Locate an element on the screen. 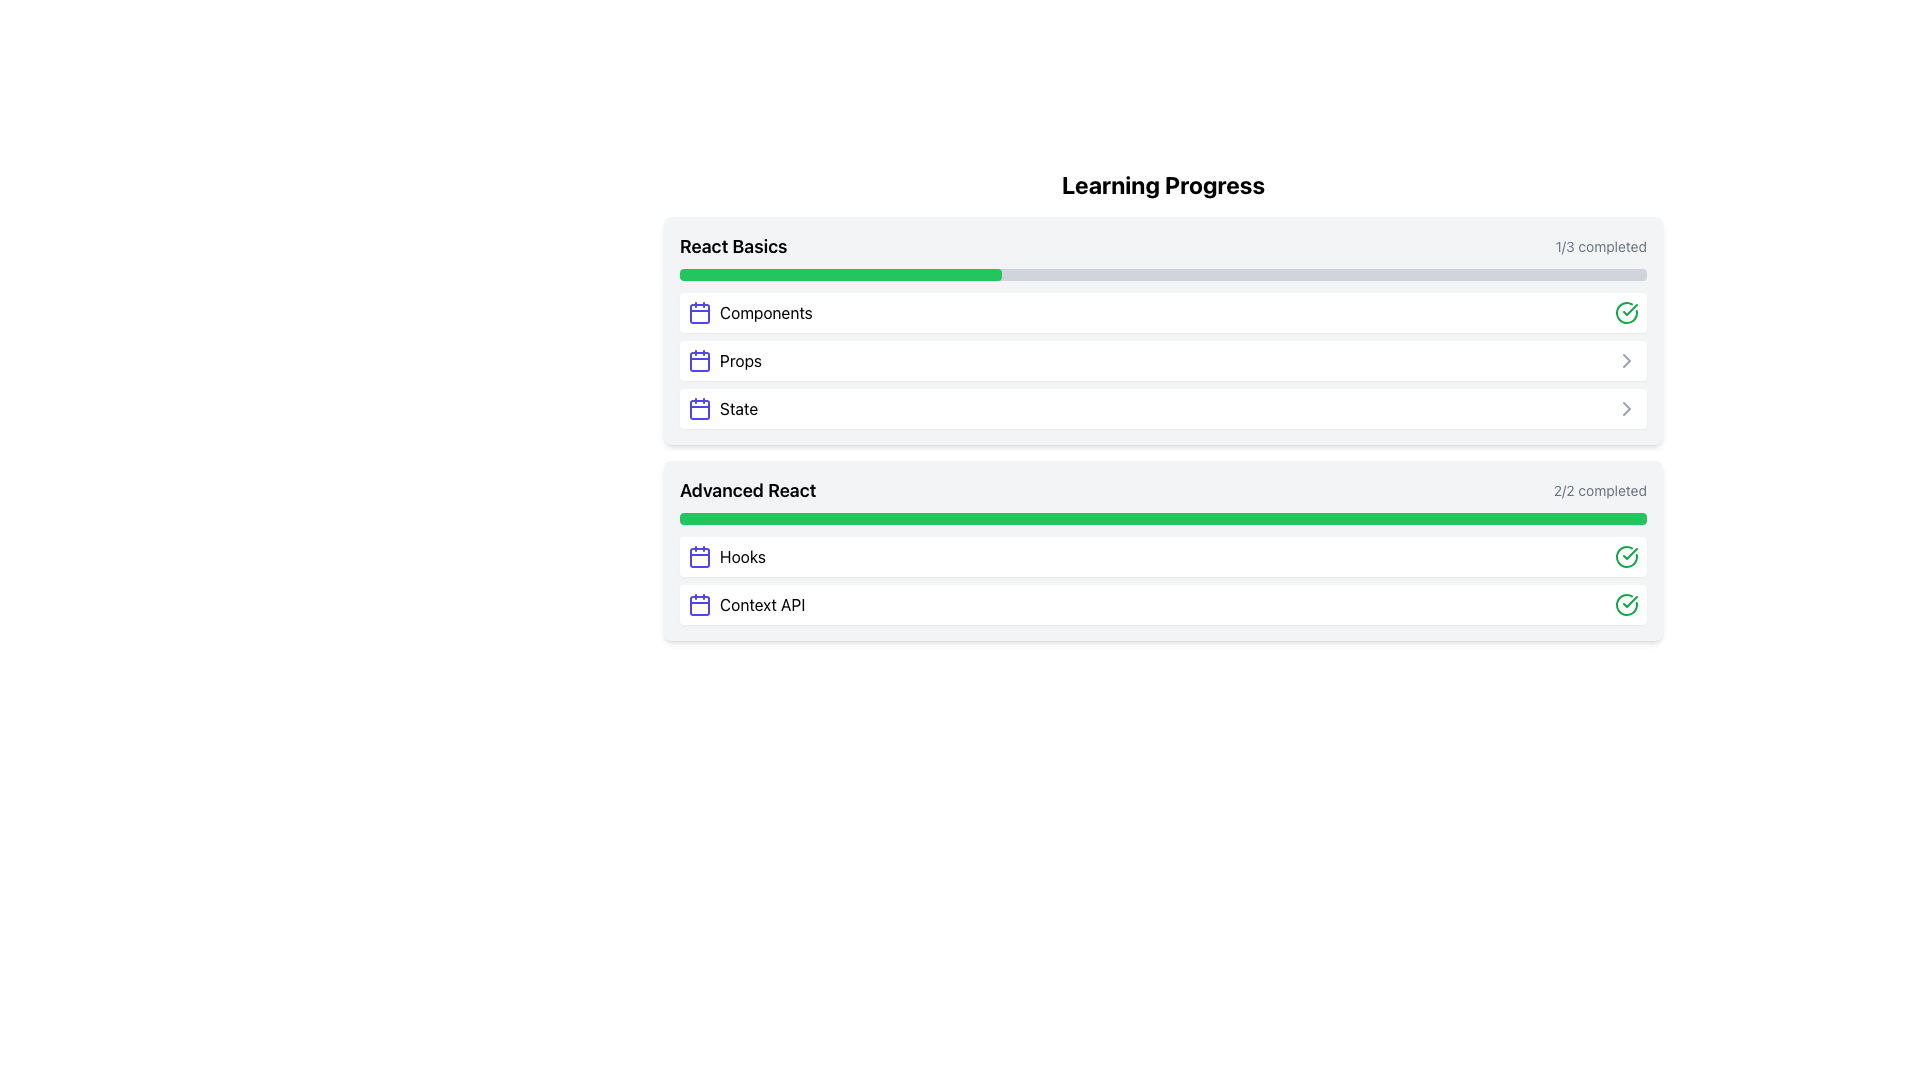  the right-facing chevron icon, which is the rightmost item in the 'State' row under the 'React Basics' section is located at coordinates (1627, 407).